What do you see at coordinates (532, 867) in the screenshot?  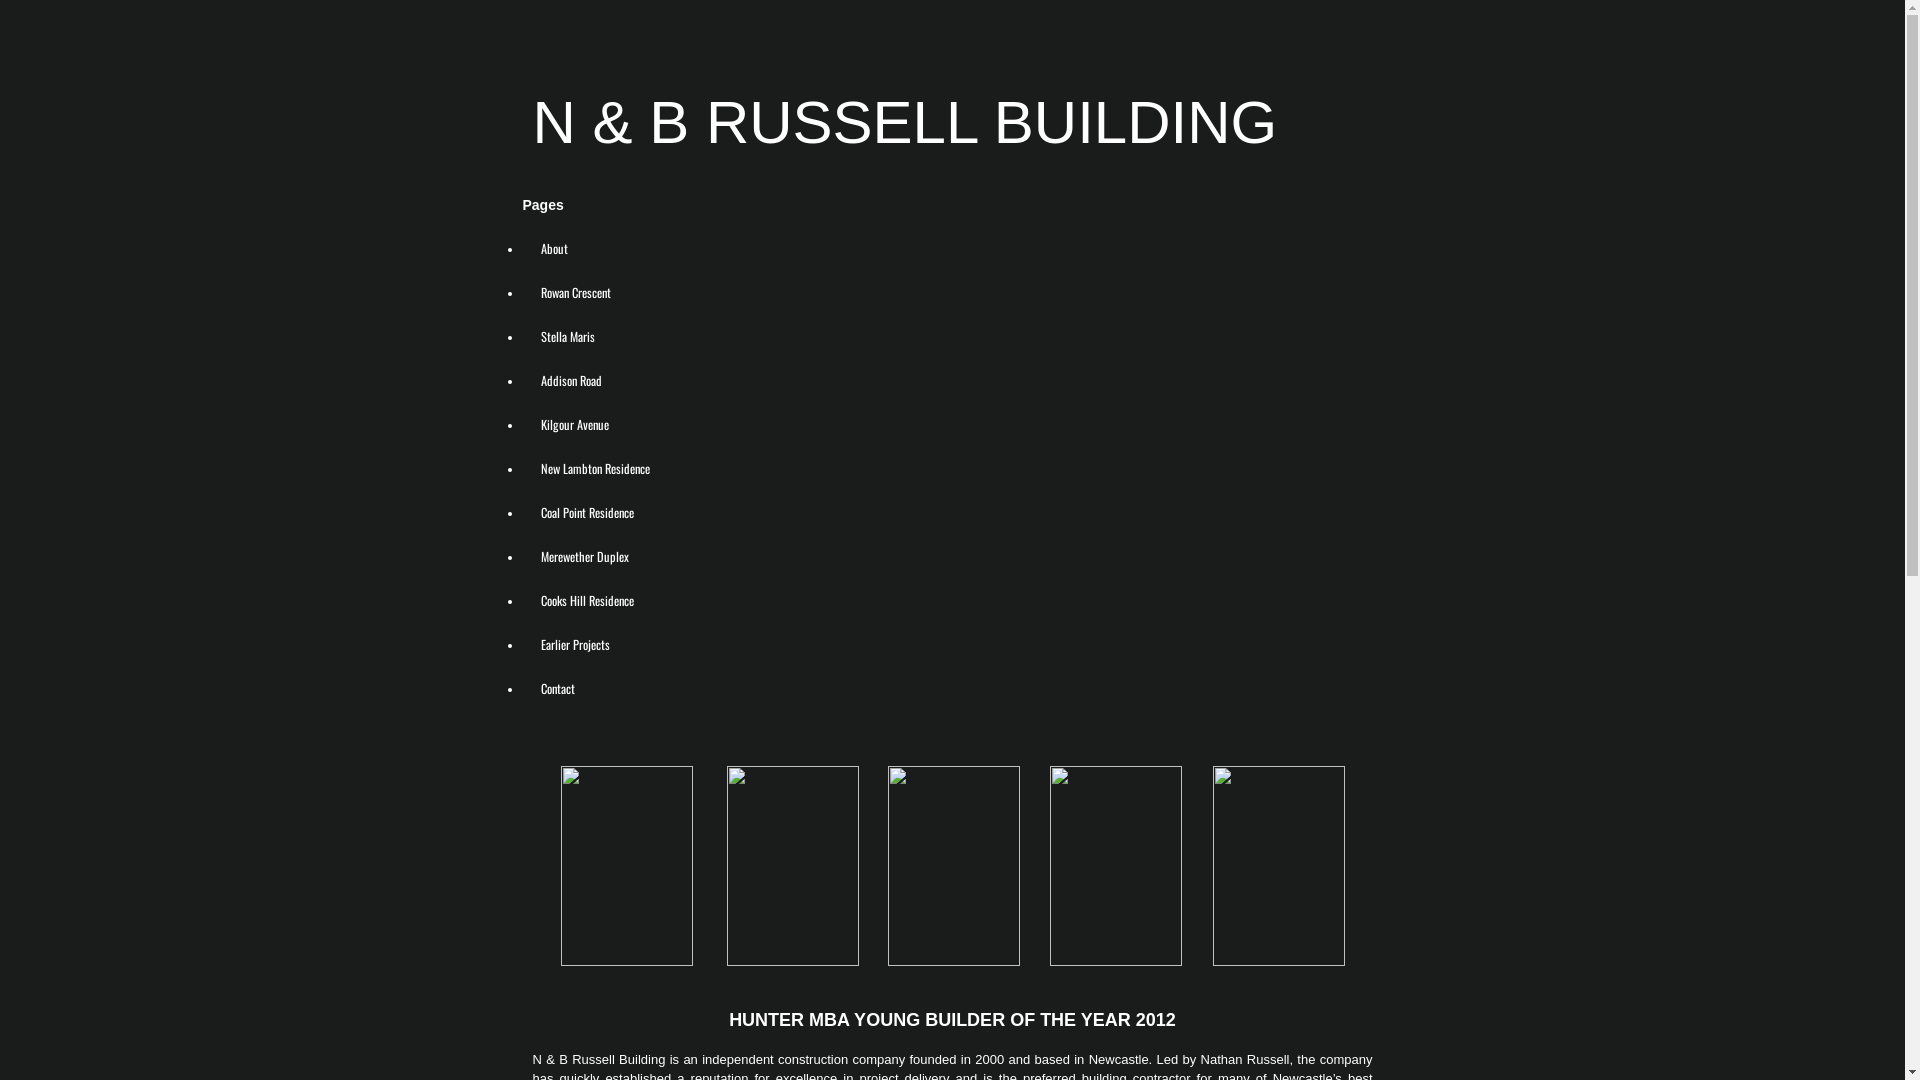 I see `'        '` at bounding box center [532, 867].